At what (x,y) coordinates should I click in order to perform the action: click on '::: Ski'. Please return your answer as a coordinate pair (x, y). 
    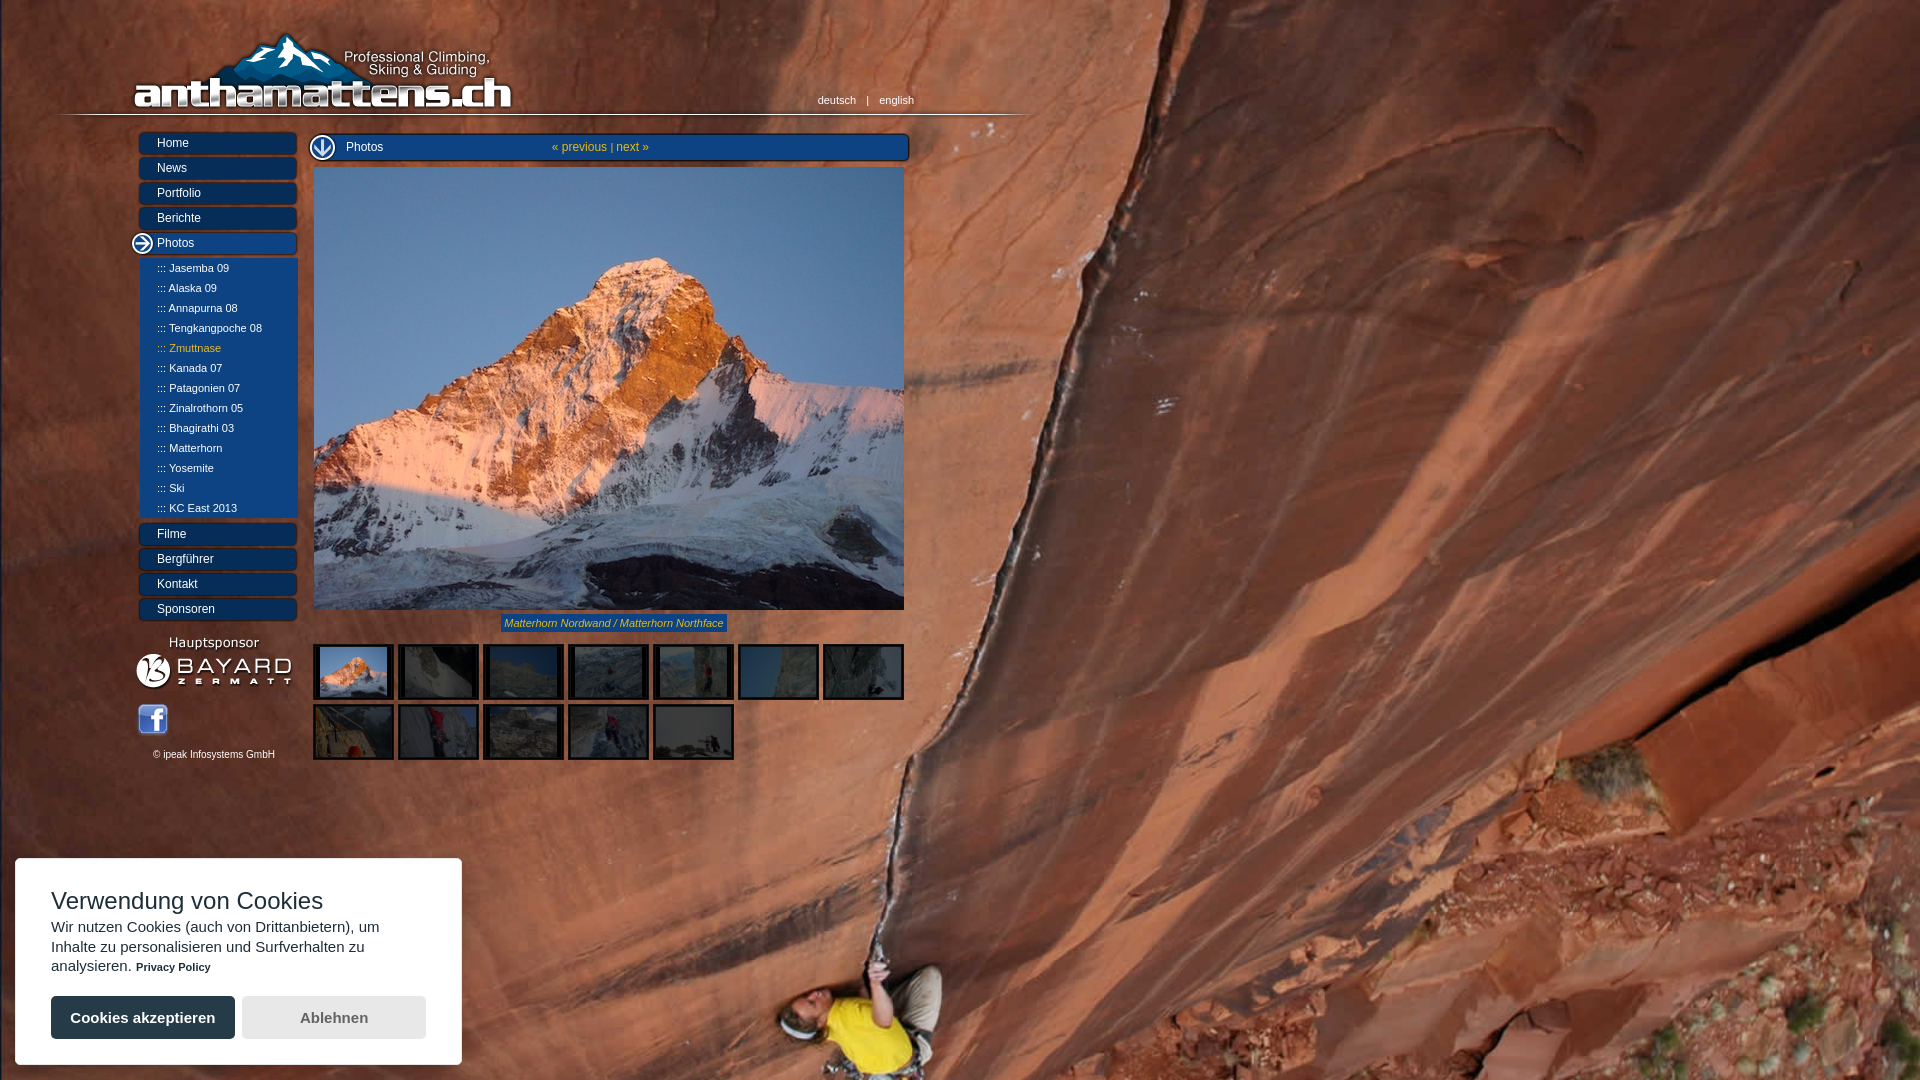
    Looking at the image, I should click on (128, 488).